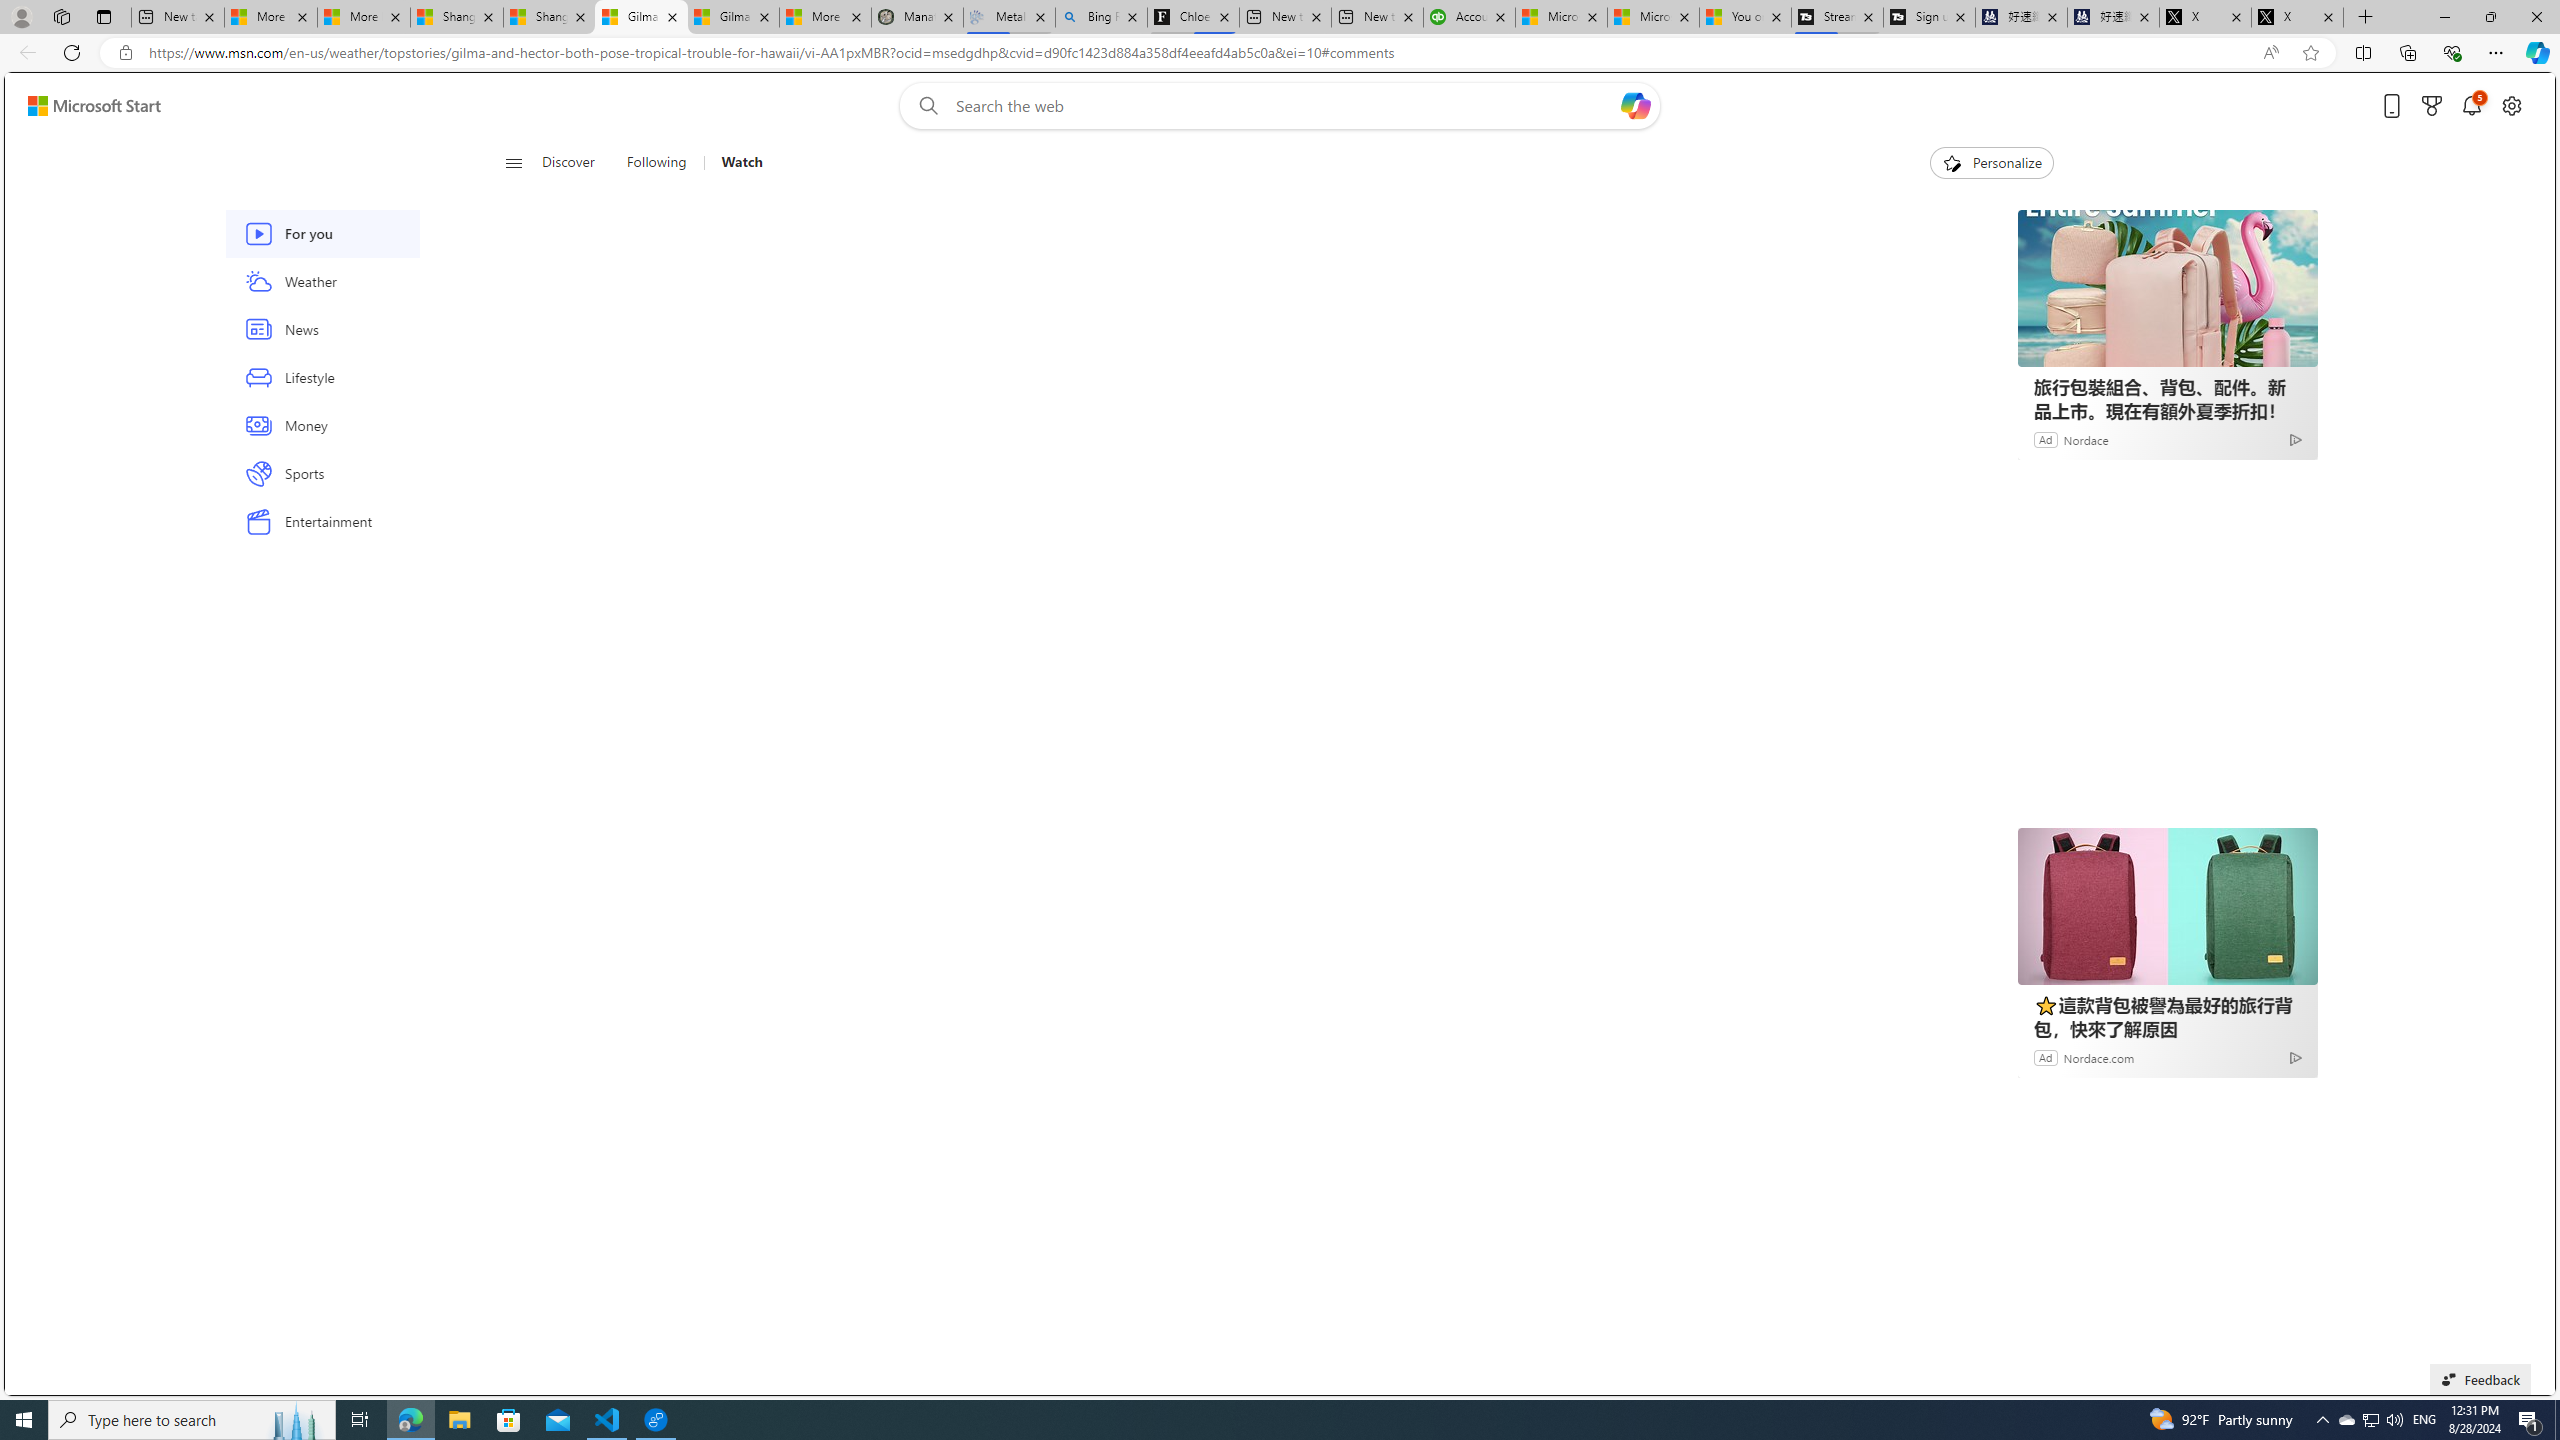 The image size is (2560, 1440). I want to click on 'Enter your search term', so click(1284, 104).